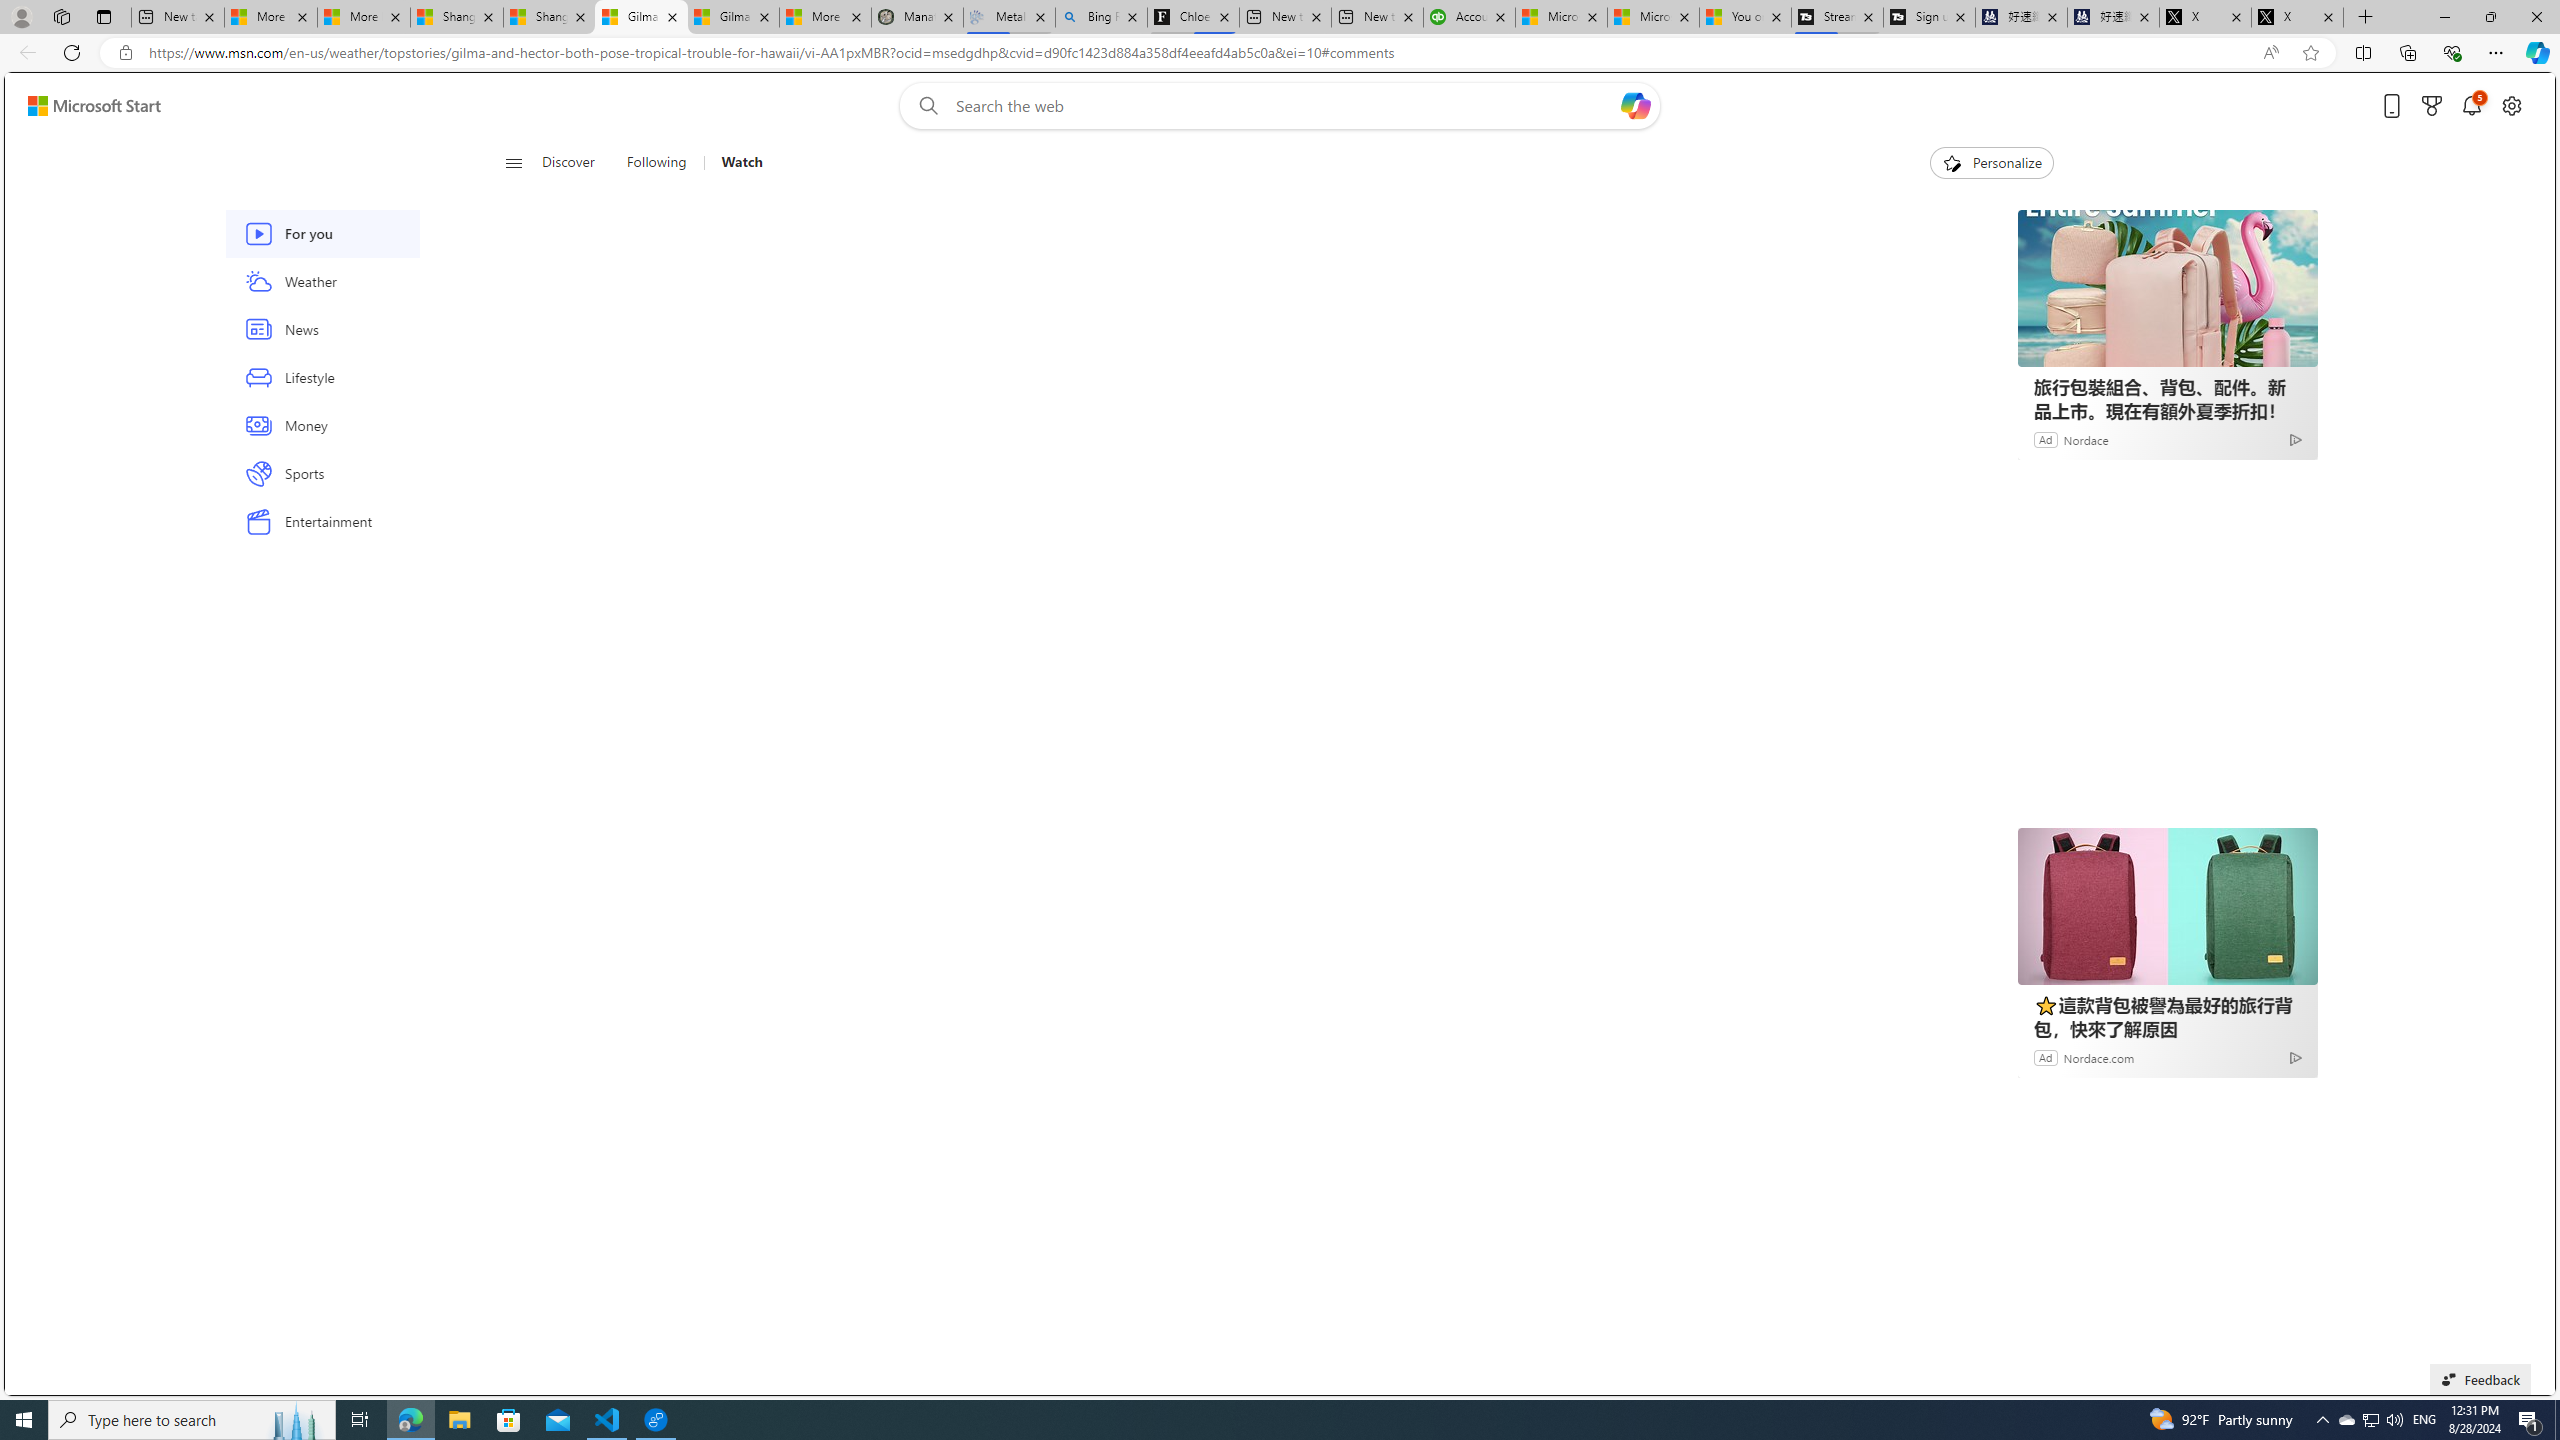 The image size is (2560, 1440). I want to click on 'Enter your search term', so click(1284, 104).